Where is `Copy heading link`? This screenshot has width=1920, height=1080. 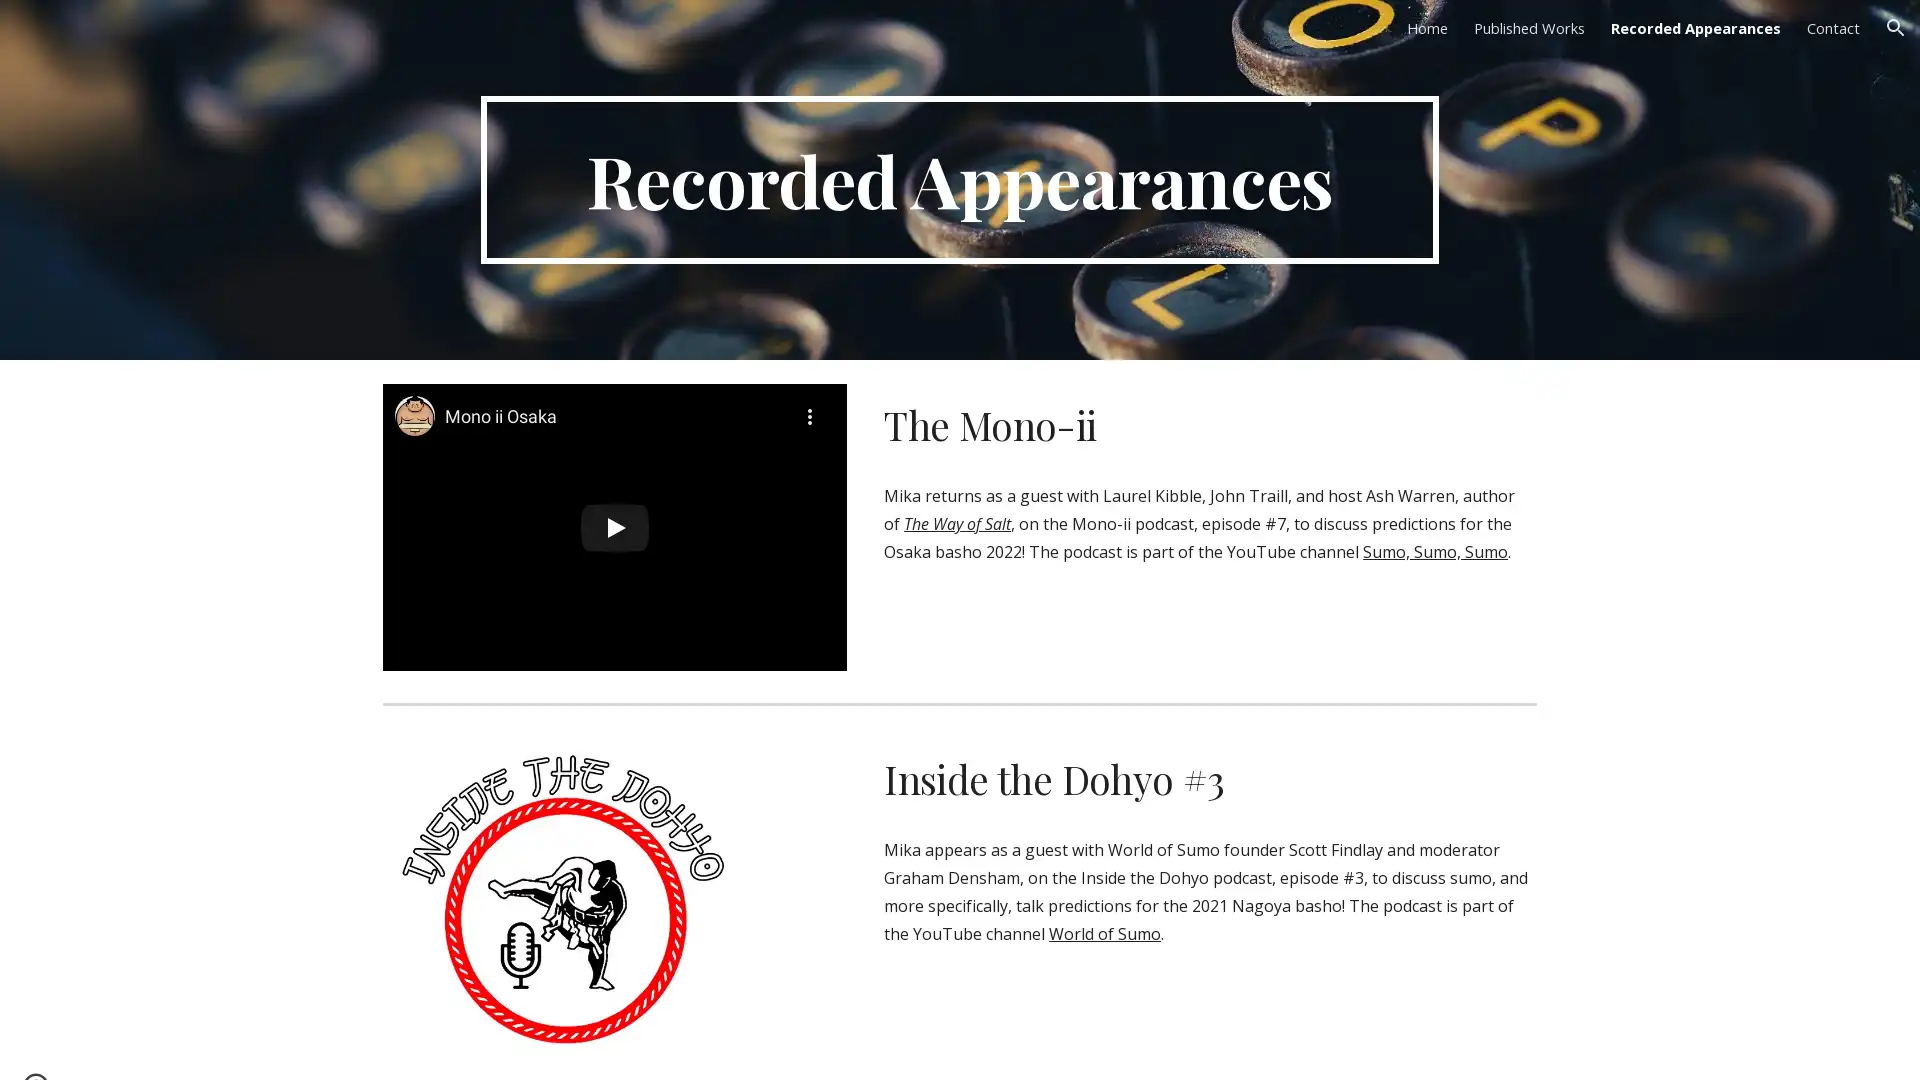
Copy heading link is located at coordinates (1128, 423).